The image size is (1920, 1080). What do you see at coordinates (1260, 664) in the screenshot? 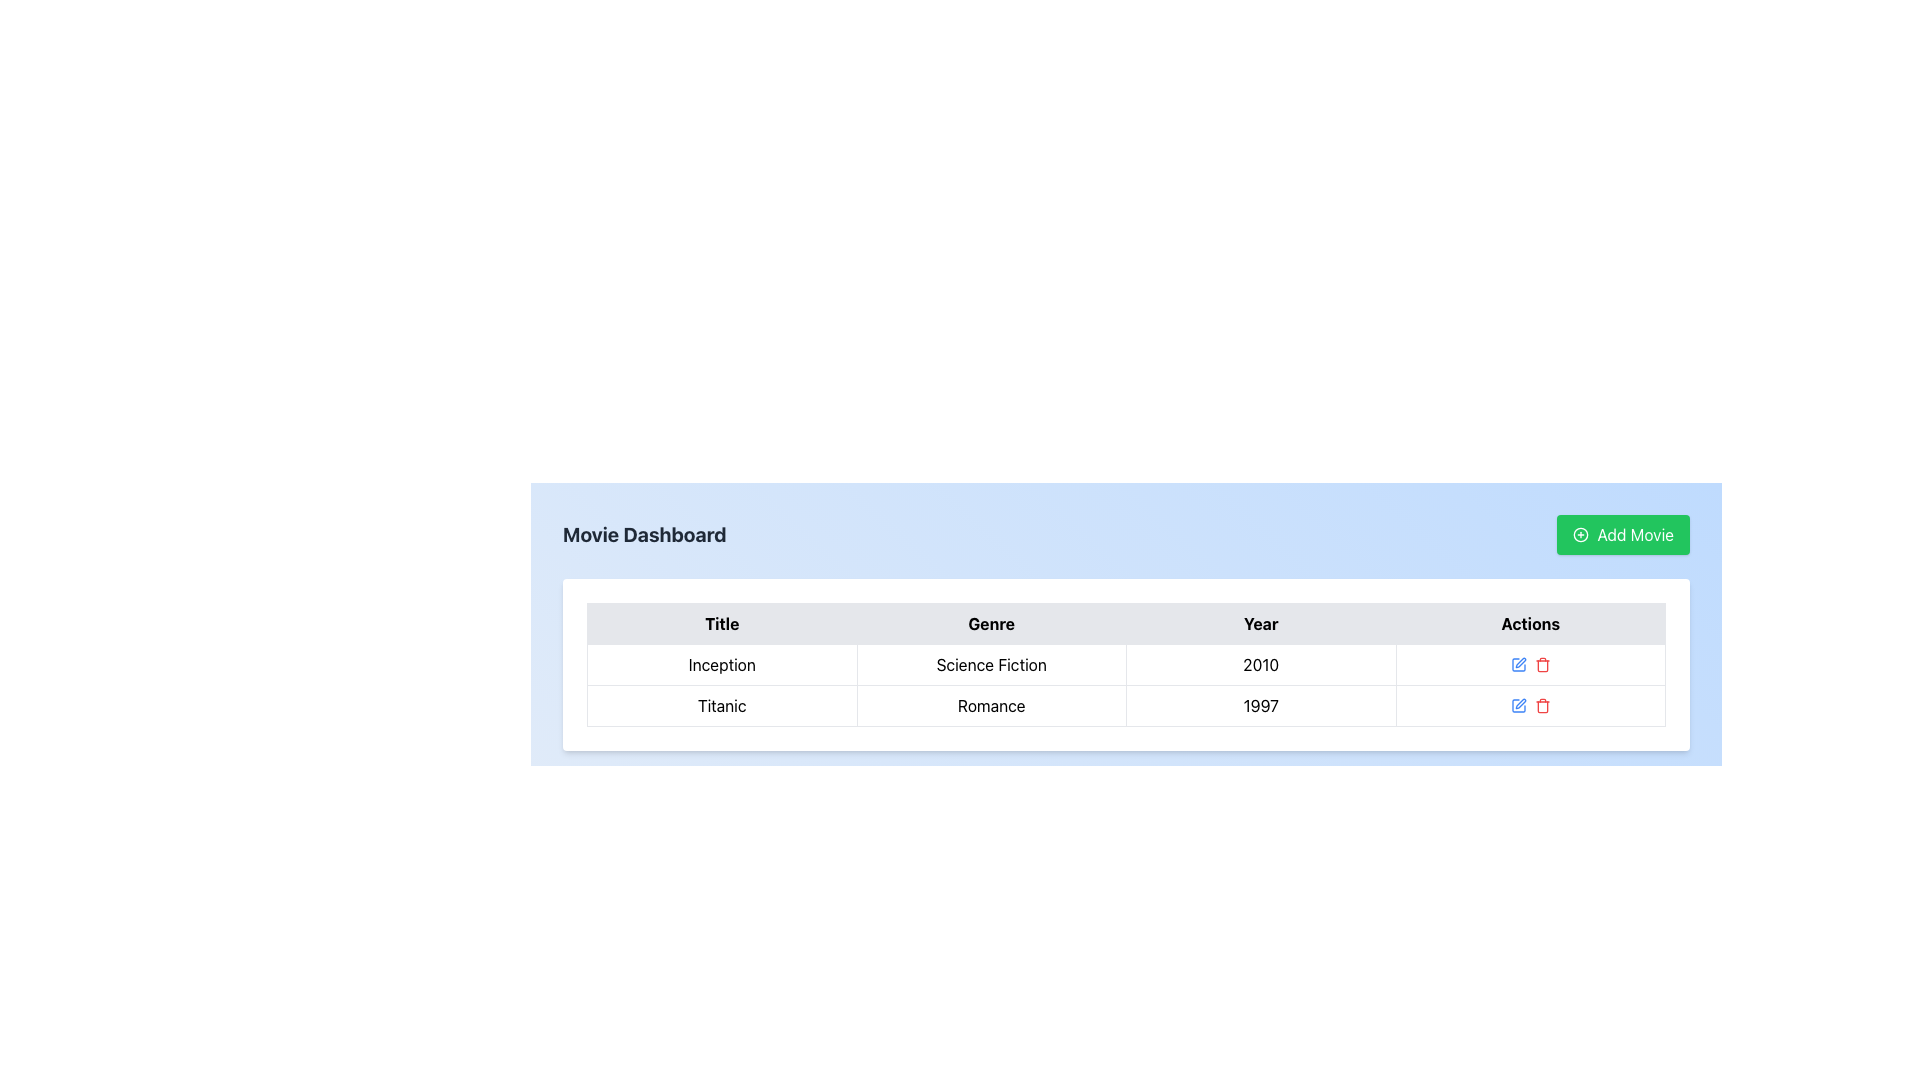
I see `the text label displaying '2010' in bold black font, located in the 'Year' column of the data table` at bounding box center [1260, 664].